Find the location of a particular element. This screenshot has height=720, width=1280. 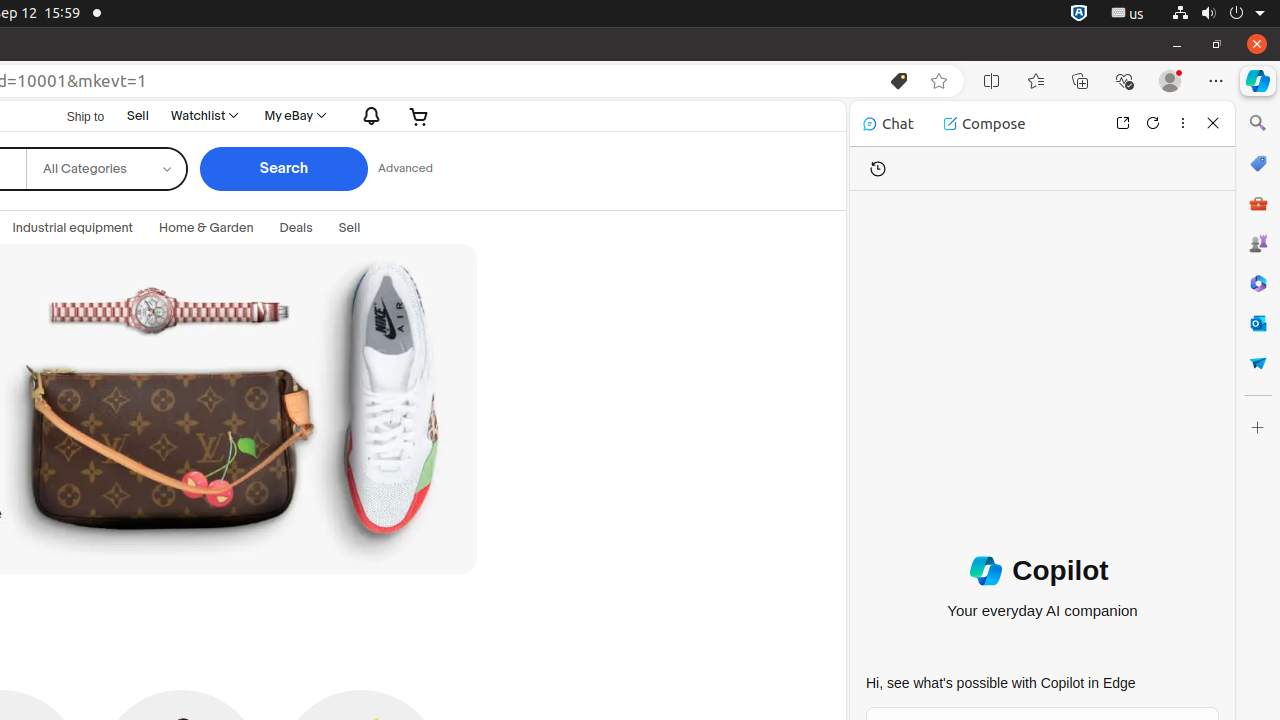

'Compose' is located at coordinates (984, 123).